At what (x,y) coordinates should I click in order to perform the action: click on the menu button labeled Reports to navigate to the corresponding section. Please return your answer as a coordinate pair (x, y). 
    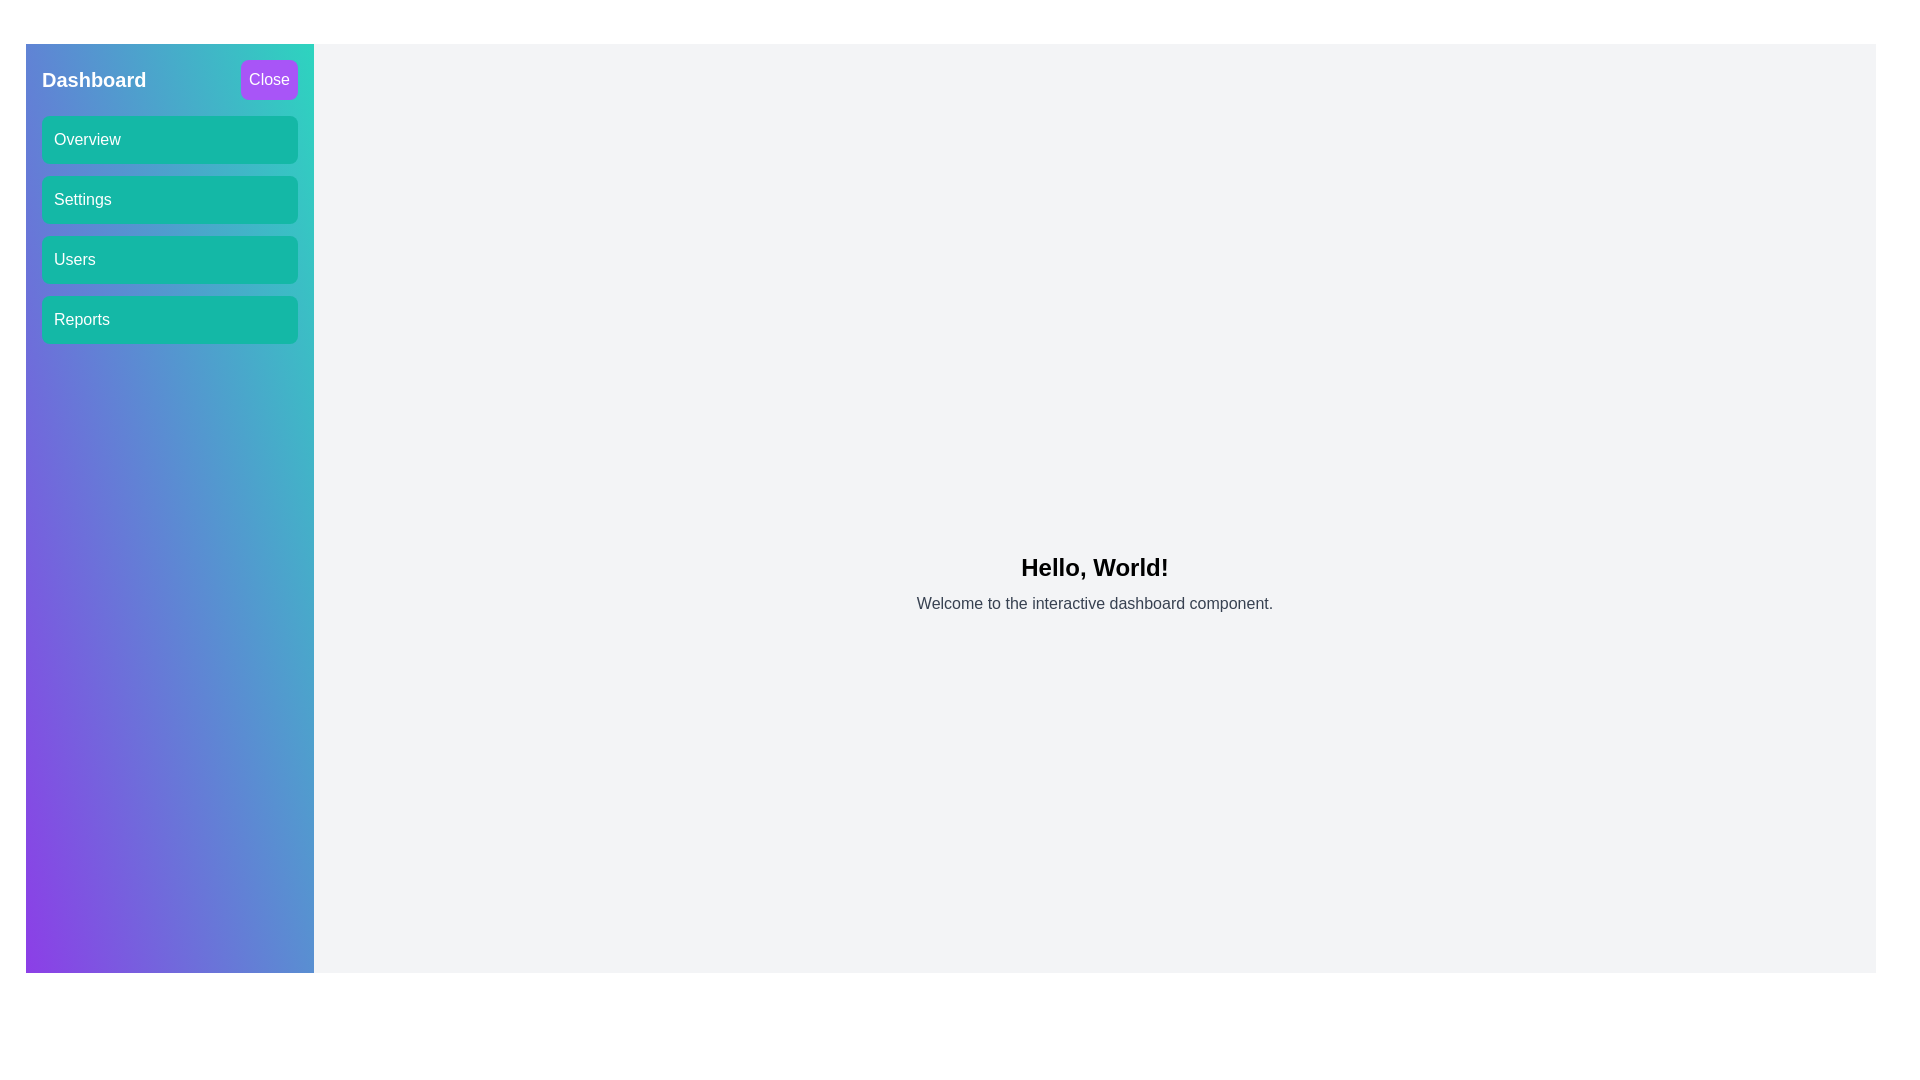
    Looking at the image, I should click on (169, 319).